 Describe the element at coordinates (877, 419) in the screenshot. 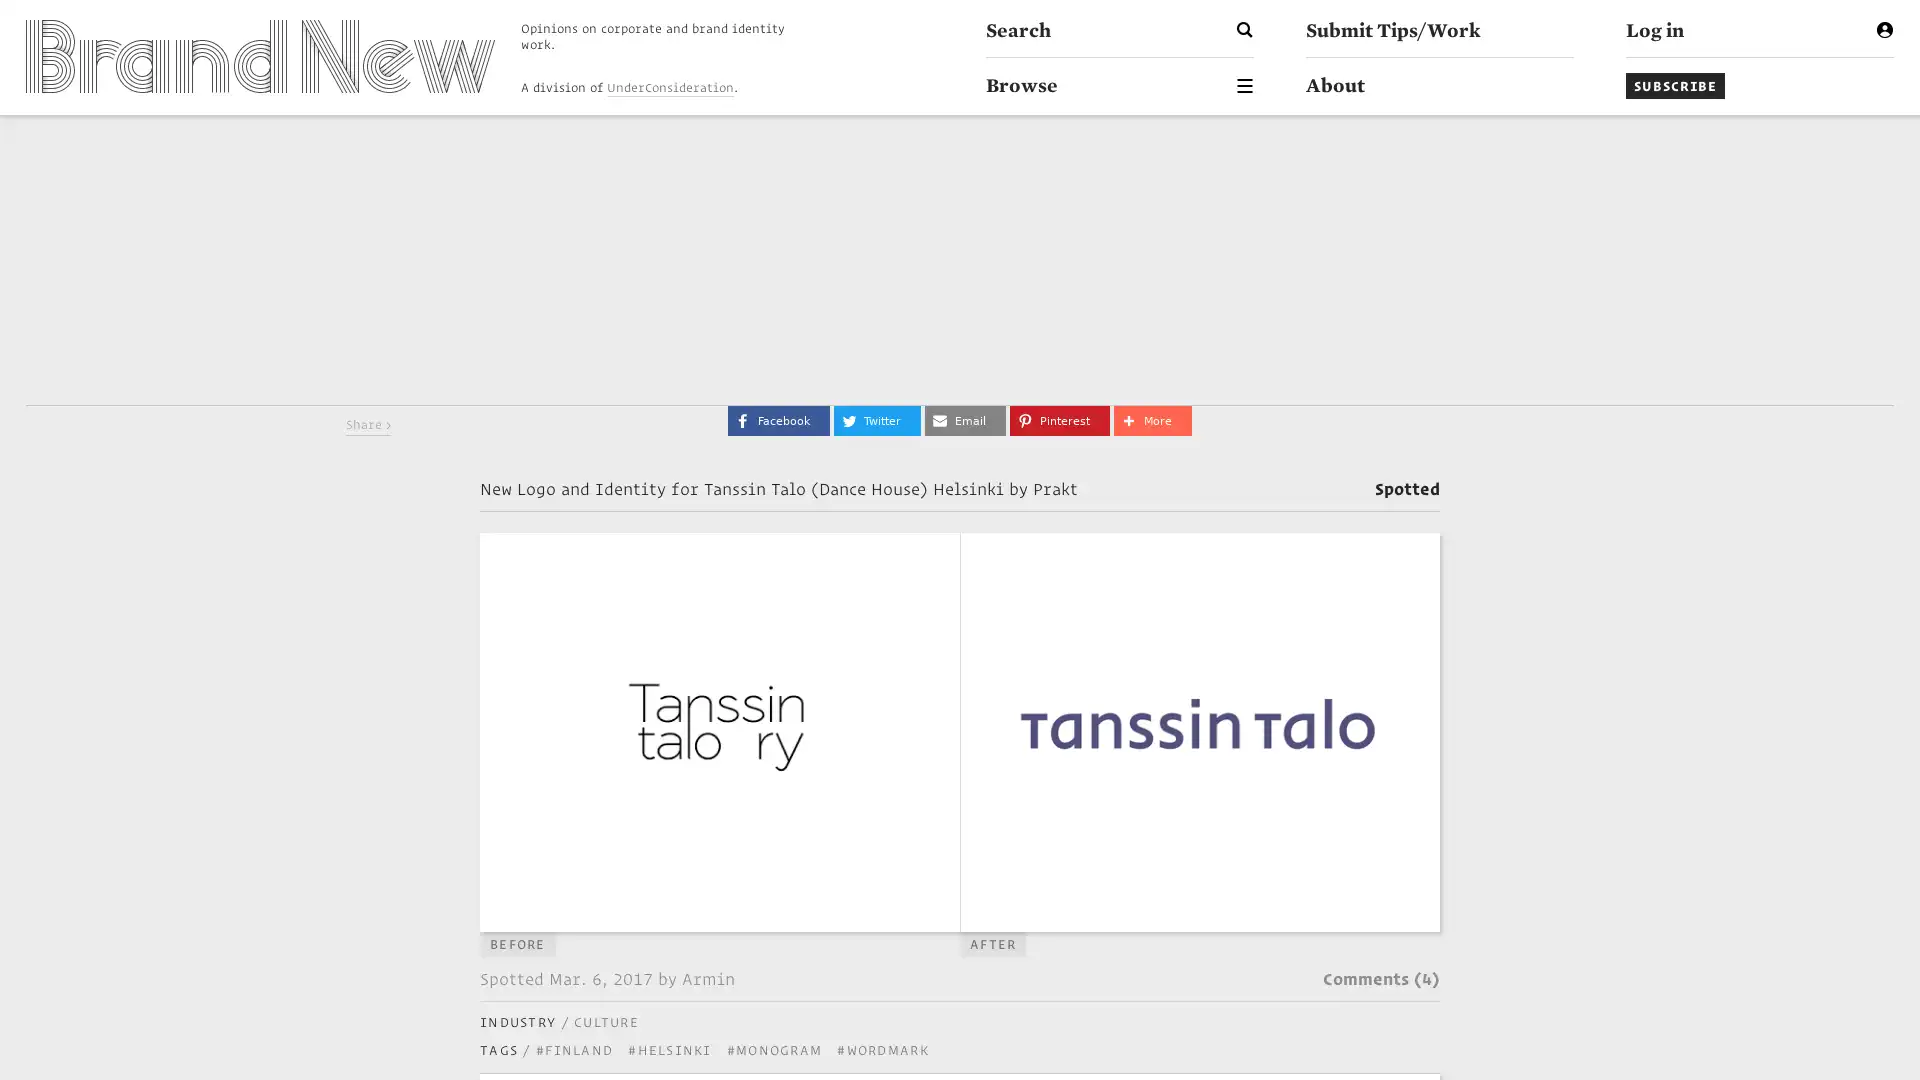

I see `Share to Twitter Twitter` at that location.